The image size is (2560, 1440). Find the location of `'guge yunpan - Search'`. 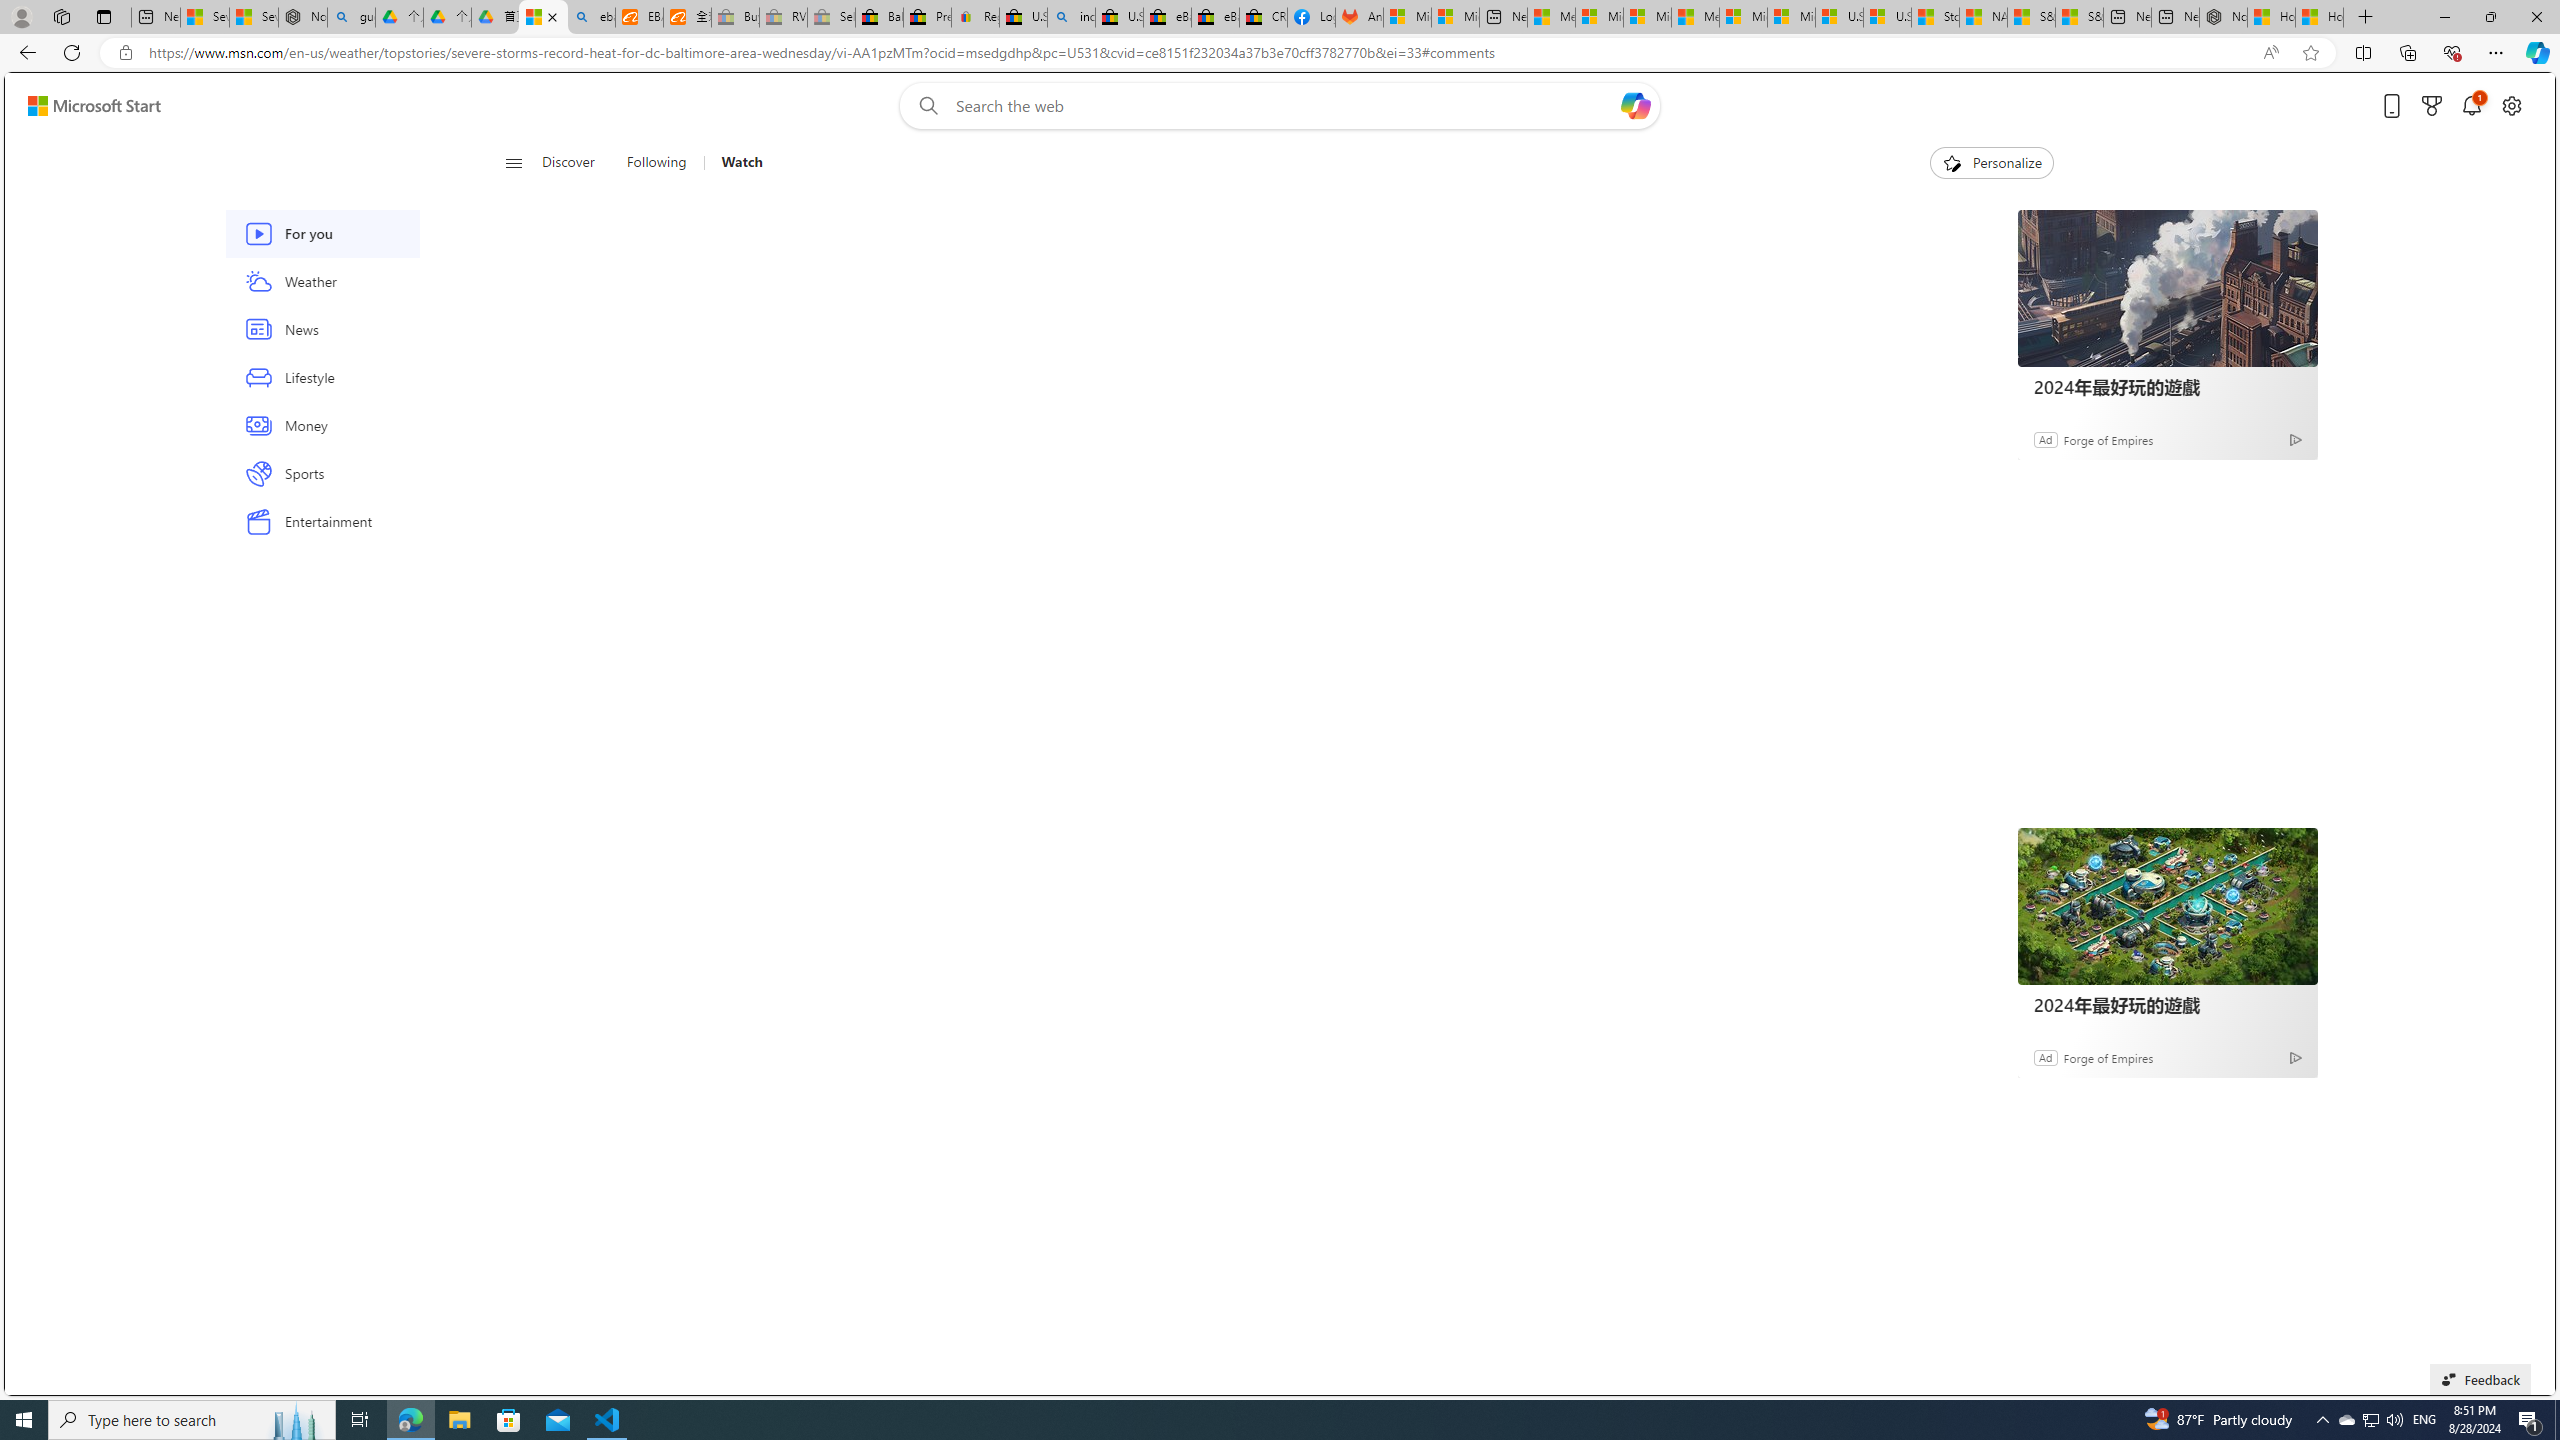

'guge yunpan - Search' is located at coordinates (351, 16).